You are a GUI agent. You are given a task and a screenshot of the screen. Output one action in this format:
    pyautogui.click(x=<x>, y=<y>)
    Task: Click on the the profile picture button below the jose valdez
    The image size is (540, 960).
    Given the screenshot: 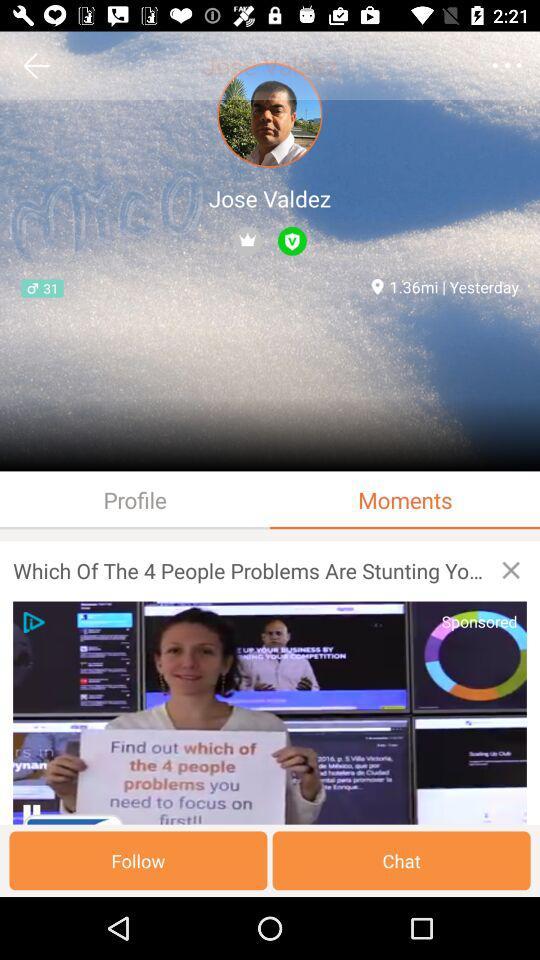 What is the action you would take?
    pyautogui.click(x=270, y=115)
    